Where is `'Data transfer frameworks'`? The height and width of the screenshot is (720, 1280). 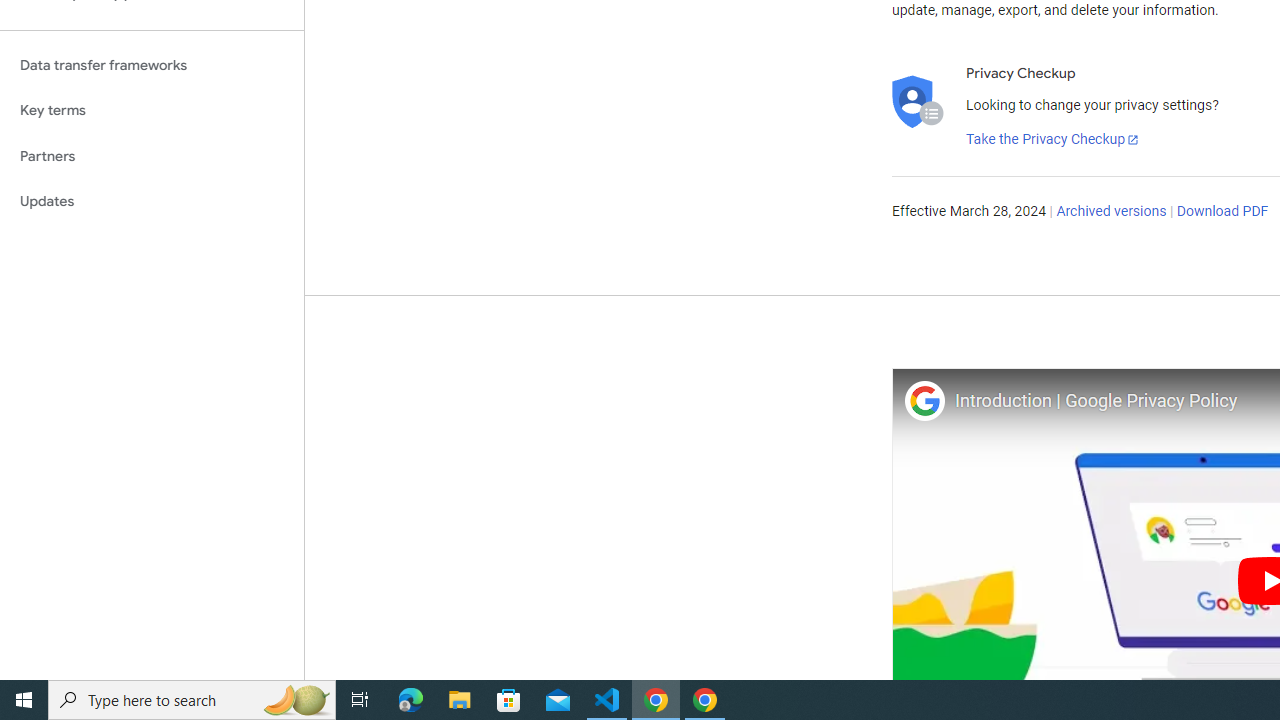
'Data transfer frameworks' is located at coordinates (151, 64).